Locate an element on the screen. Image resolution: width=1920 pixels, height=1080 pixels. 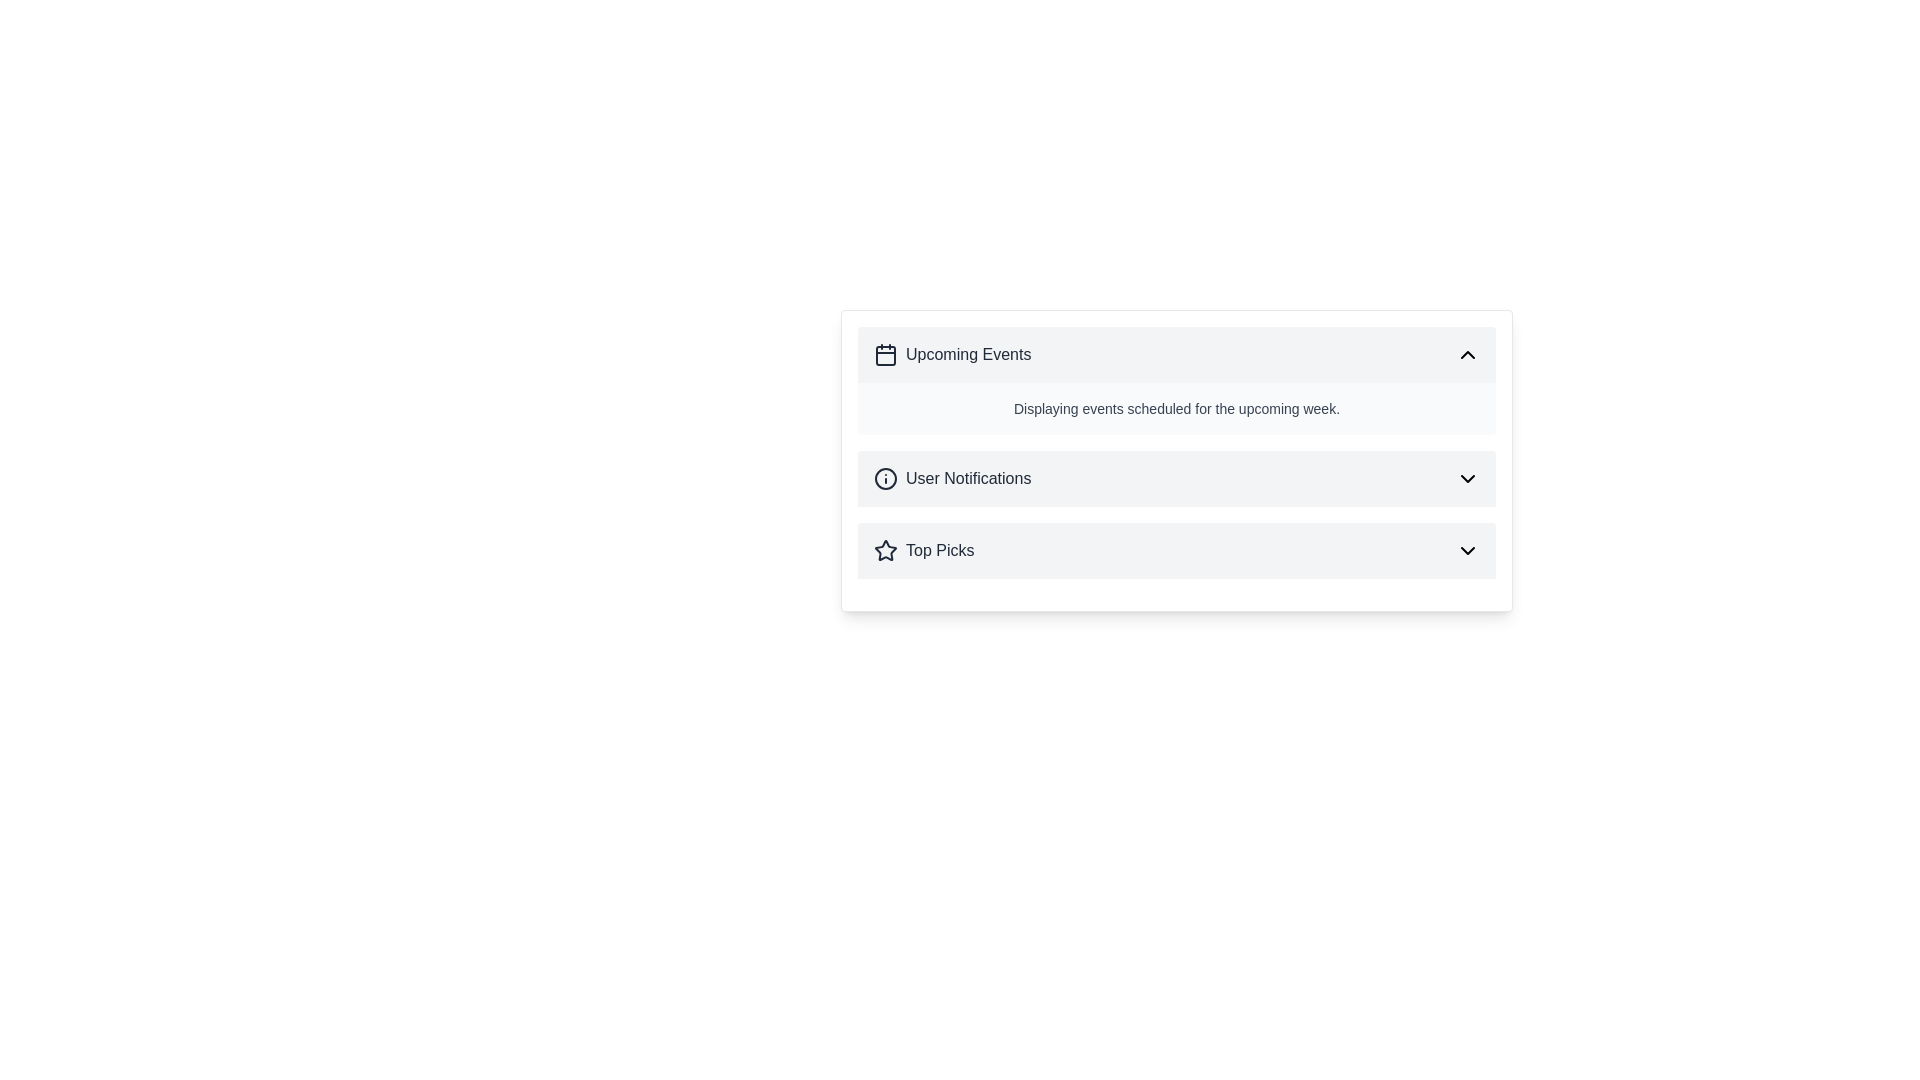
text label displaying 'User Notifications', which is styled with medium font size and positioned next to an information icon is located at coordinates (968, 478).